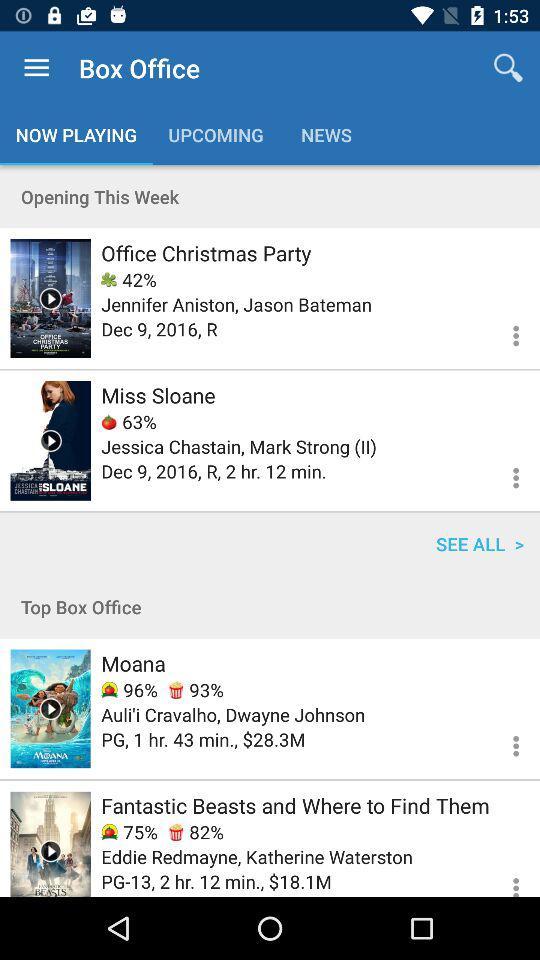 This screenshot has width=540, height=960. Describe the element at coordinates (129, 421) in the screenshot. I see `the item below miss sloane icon` at that location.